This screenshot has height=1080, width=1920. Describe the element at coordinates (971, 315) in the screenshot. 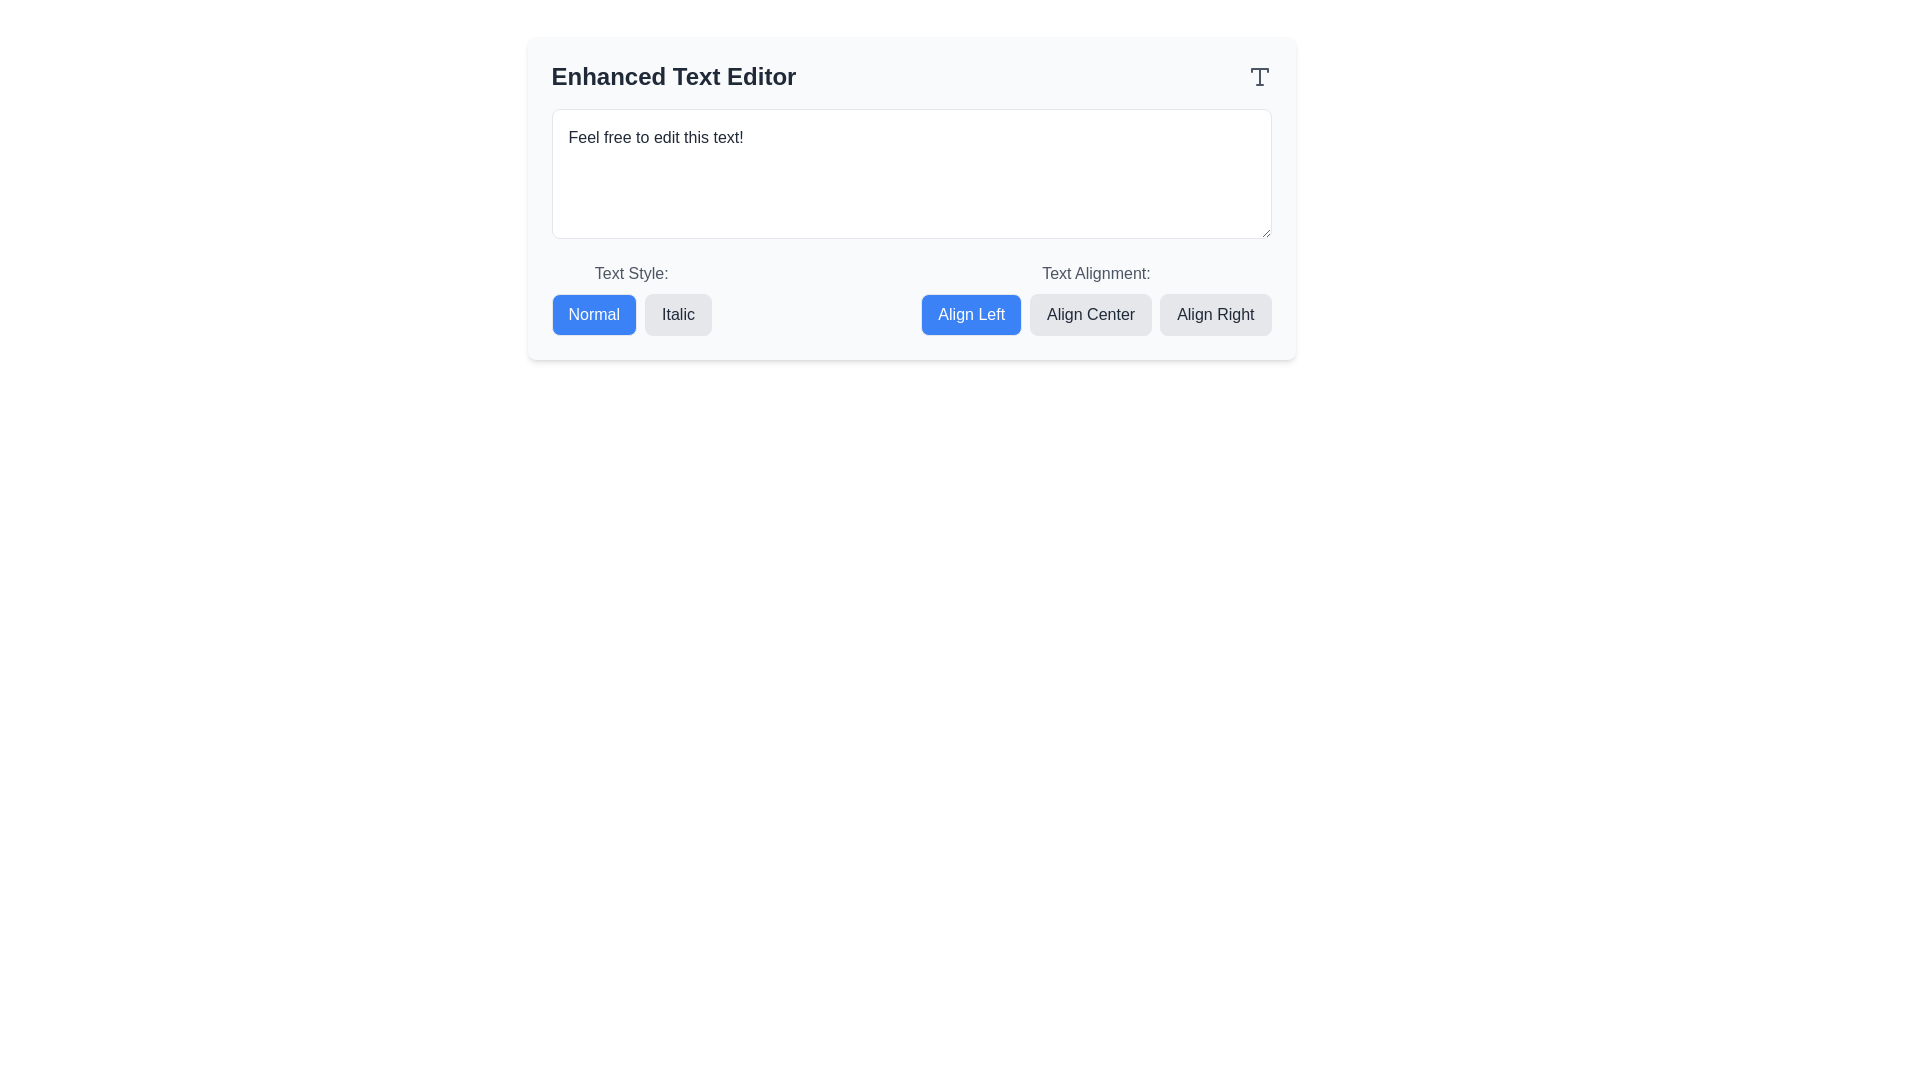

I see `the blue 'Align Left' button with white text, which is the leftmost button in the 'Text Alignment' section, to align the text to the left` at that location.